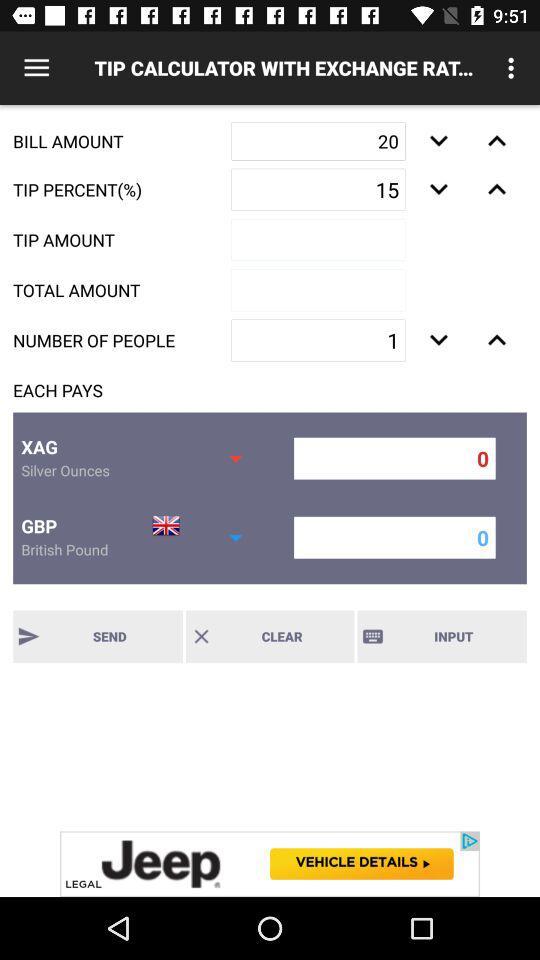 The height and width of the screenshot is (960, 540). I want to click on increases count, so click(496, 340).